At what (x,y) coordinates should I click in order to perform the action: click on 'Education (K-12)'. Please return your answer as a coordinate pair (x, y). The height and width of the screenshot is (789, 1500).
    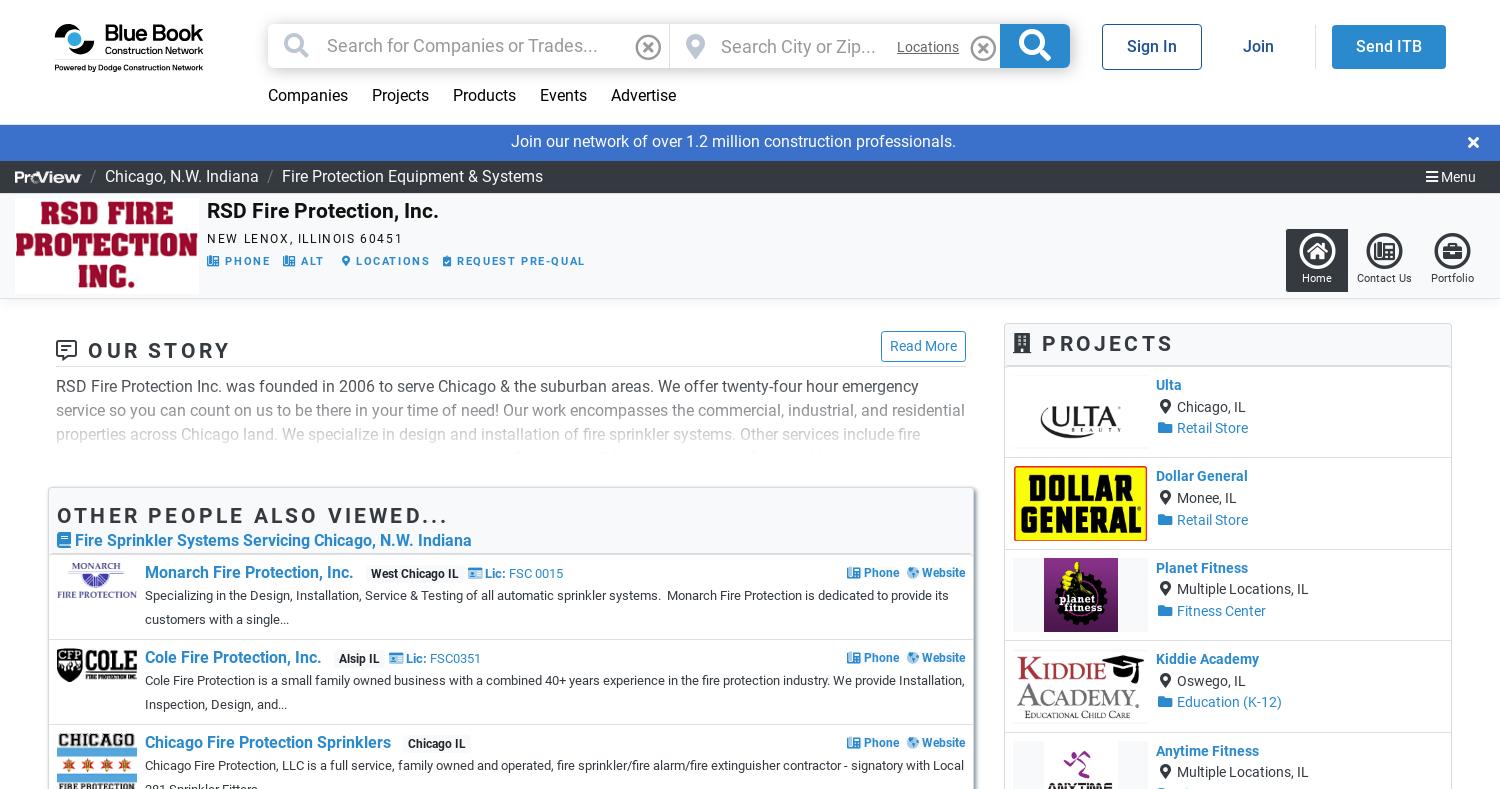
    Looking at the image, I should click on (1227, 701).